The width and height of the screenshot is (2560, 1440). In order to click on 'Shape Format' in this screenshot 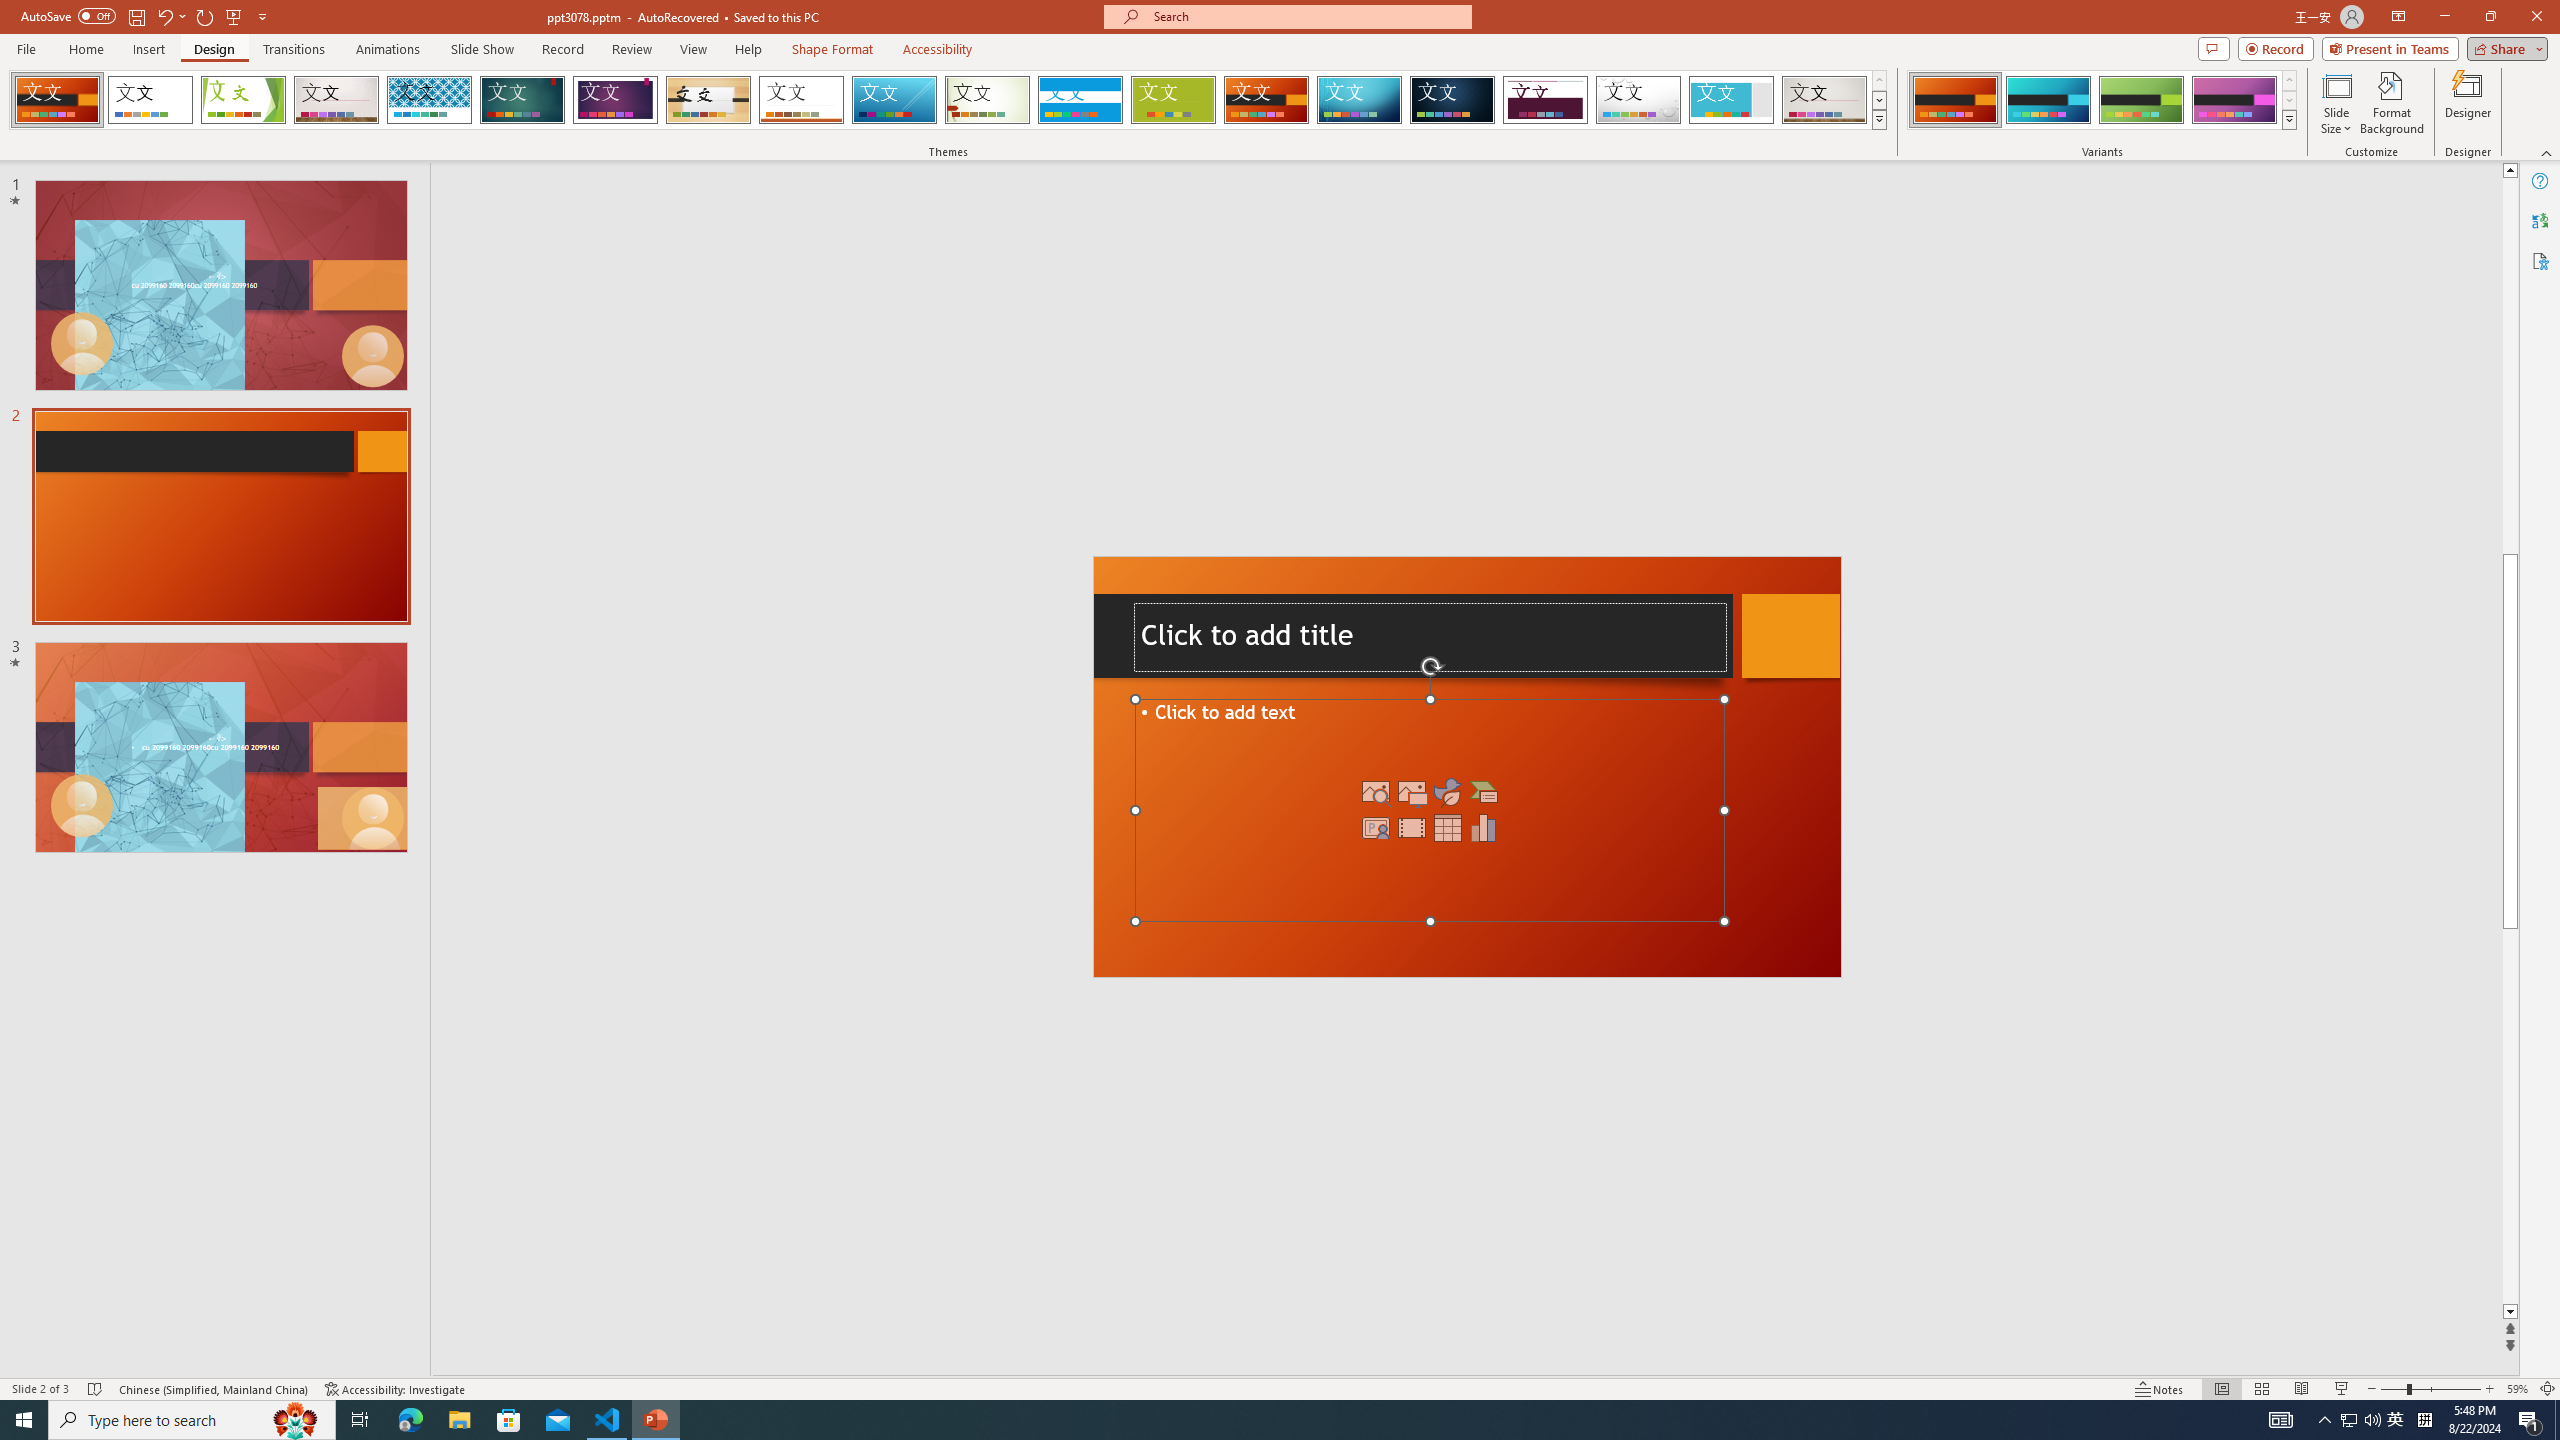, I will do `click(832, 49)`.